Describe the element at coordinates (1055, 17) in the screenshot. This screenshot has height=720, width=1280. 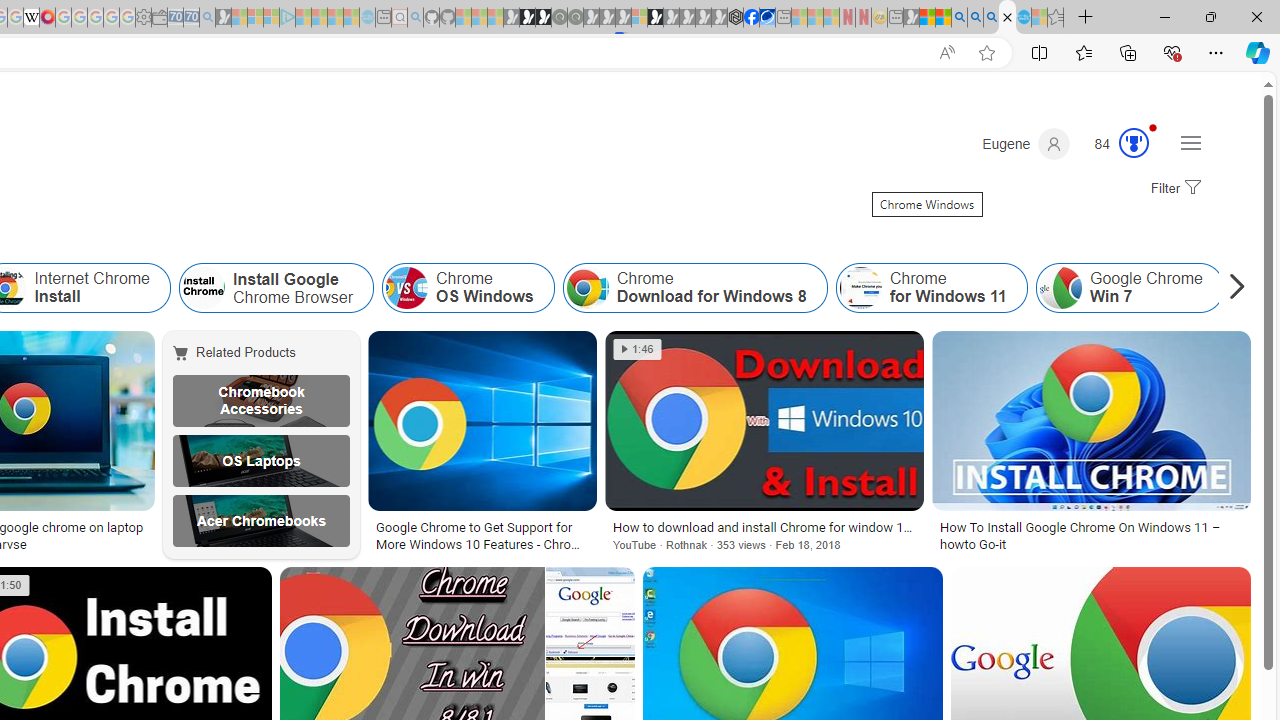
I see `'Favorites - Sleeping'` at that location.